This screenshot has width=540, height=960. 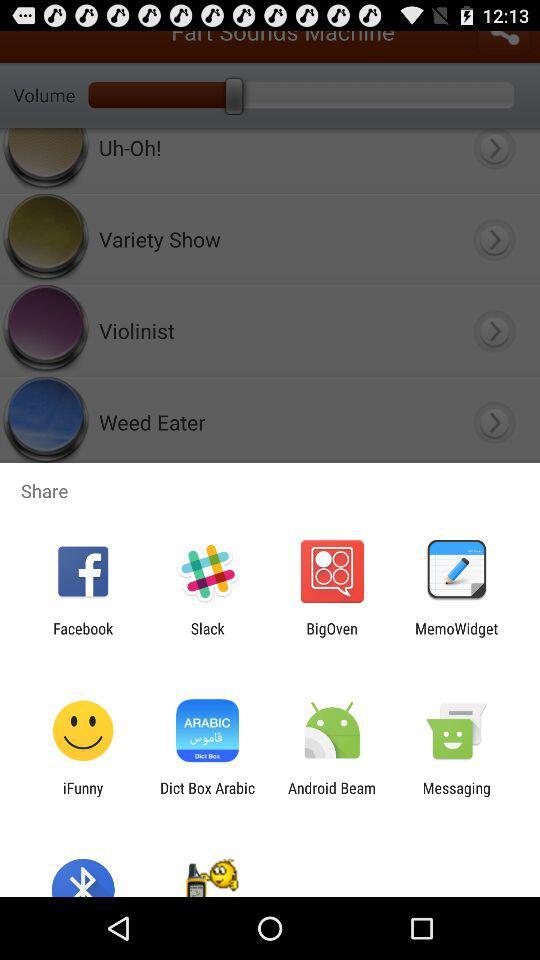 What do you see at coordinates (332, 636) in the screenshot?
I see `the item next to slack app` at bounding box center [332, 636].